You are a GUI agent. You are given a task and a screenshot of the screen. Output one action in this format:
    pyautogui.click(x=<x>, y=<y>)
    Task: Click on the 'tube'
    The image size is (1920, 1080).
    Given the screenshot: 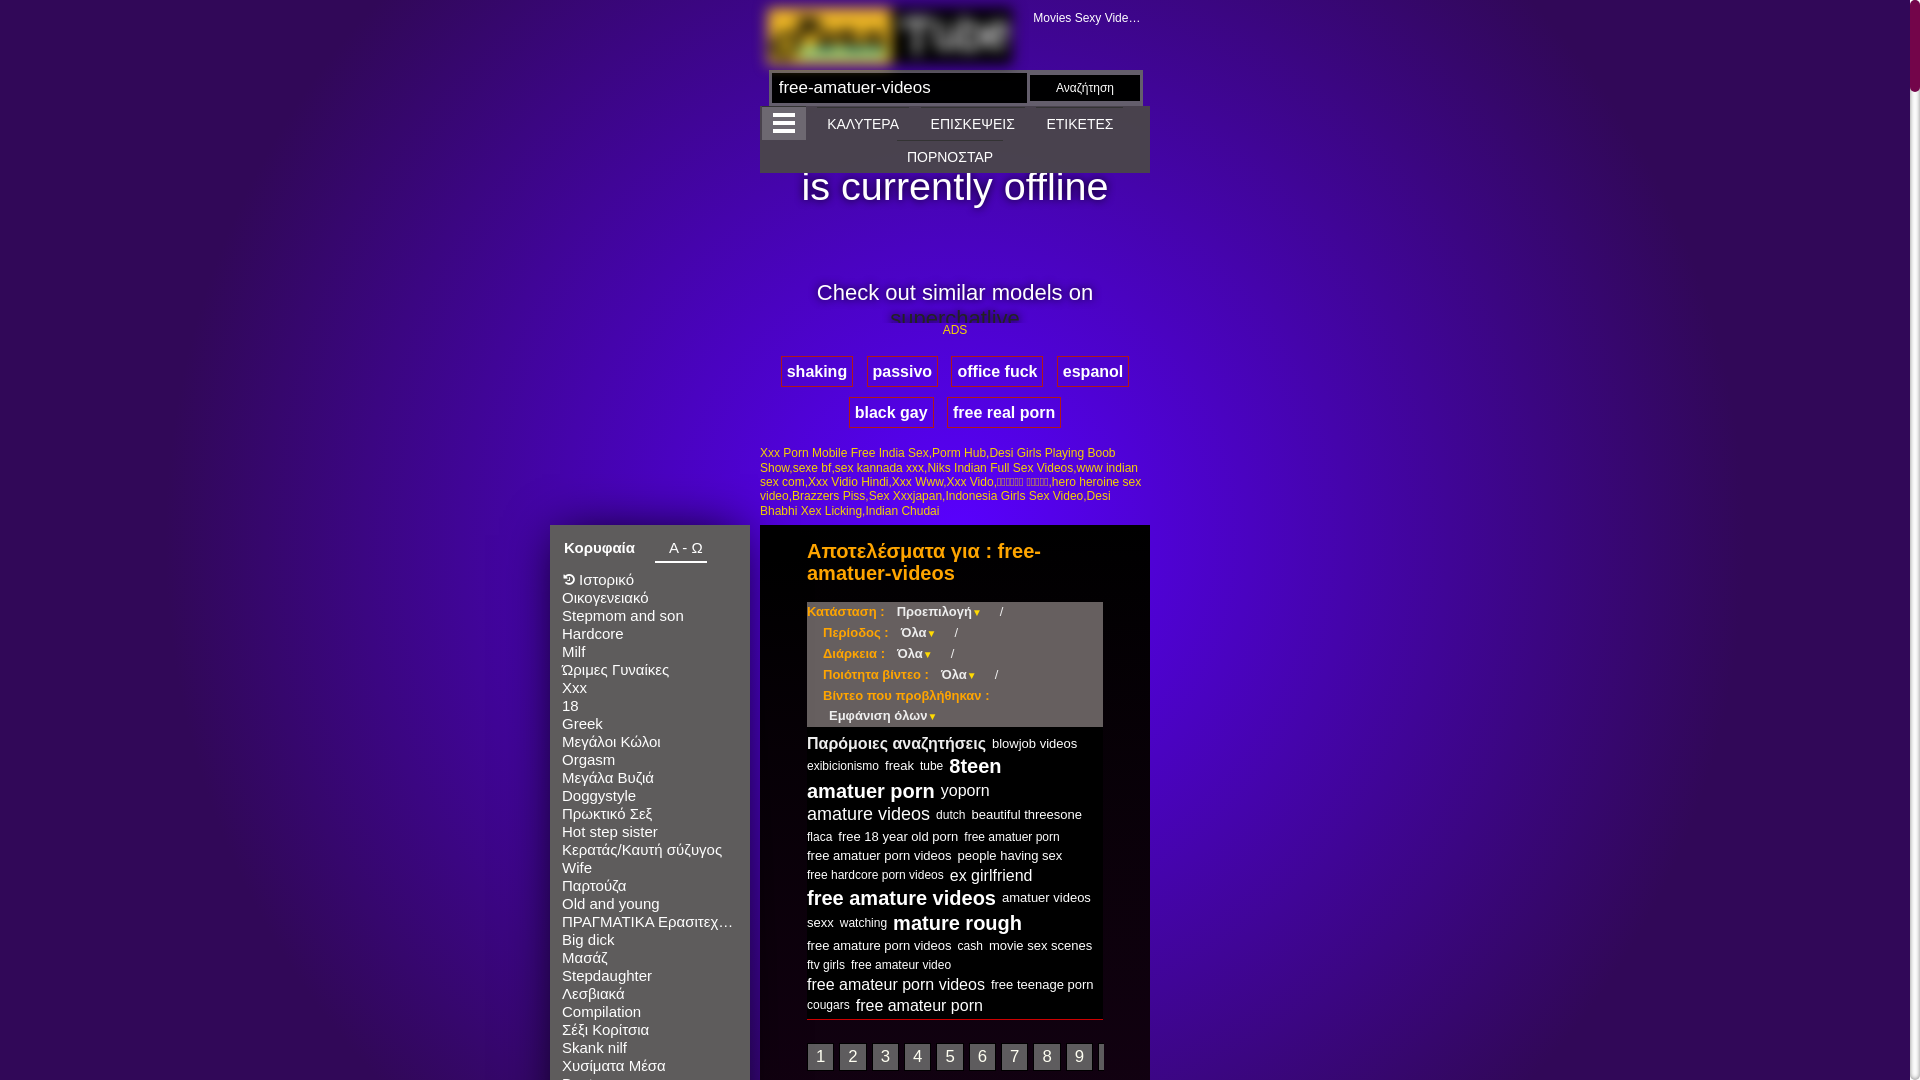 What is the action you would take?
    pyautogui.click(x=930, y=765)
    